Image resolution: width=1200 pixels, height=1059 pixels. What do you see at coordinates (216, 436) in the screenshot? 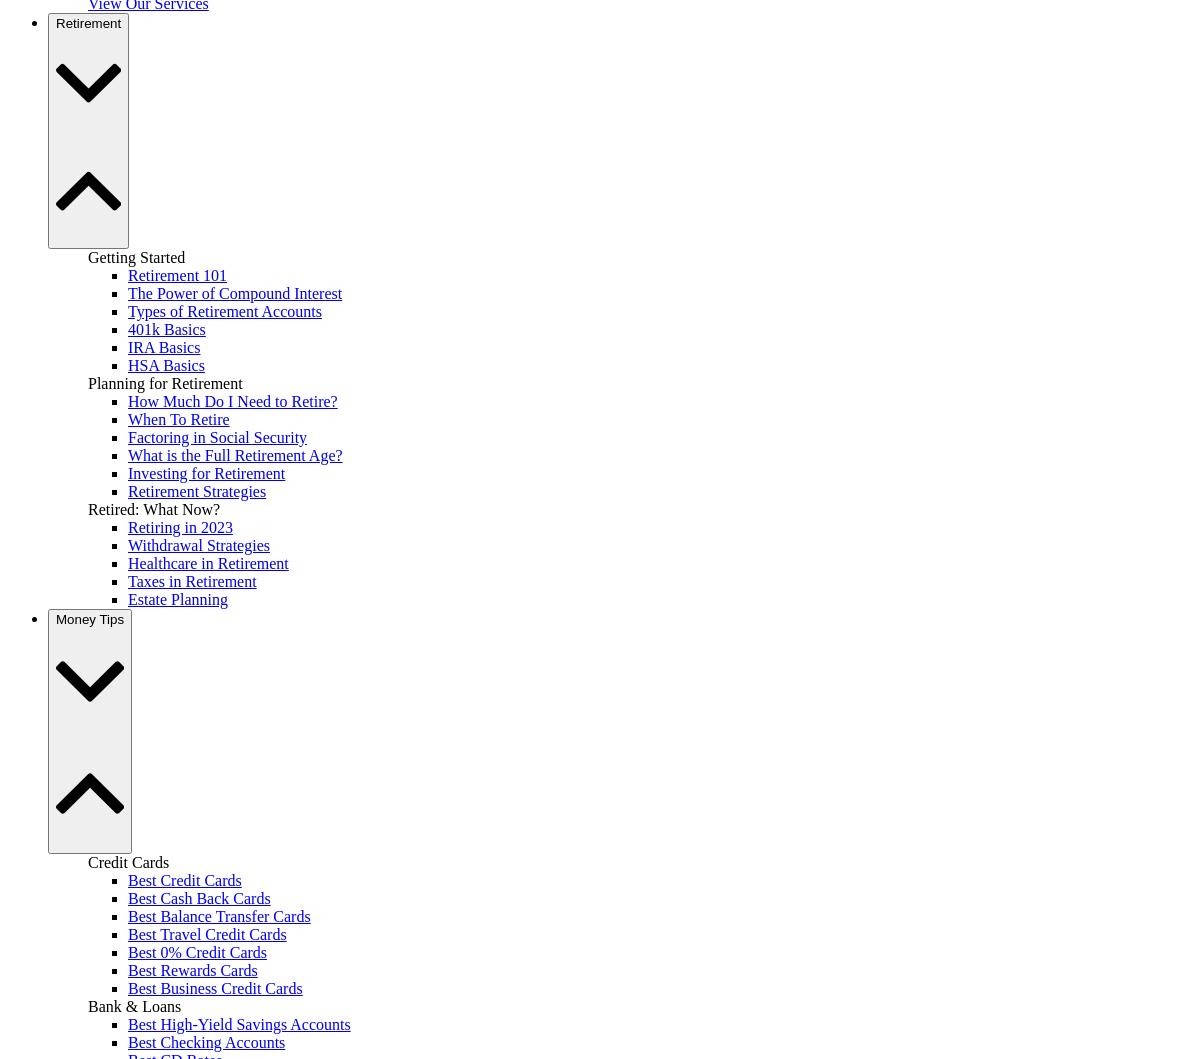
I see `'Factoring in Social Security'` at bounding box center [216, 436].